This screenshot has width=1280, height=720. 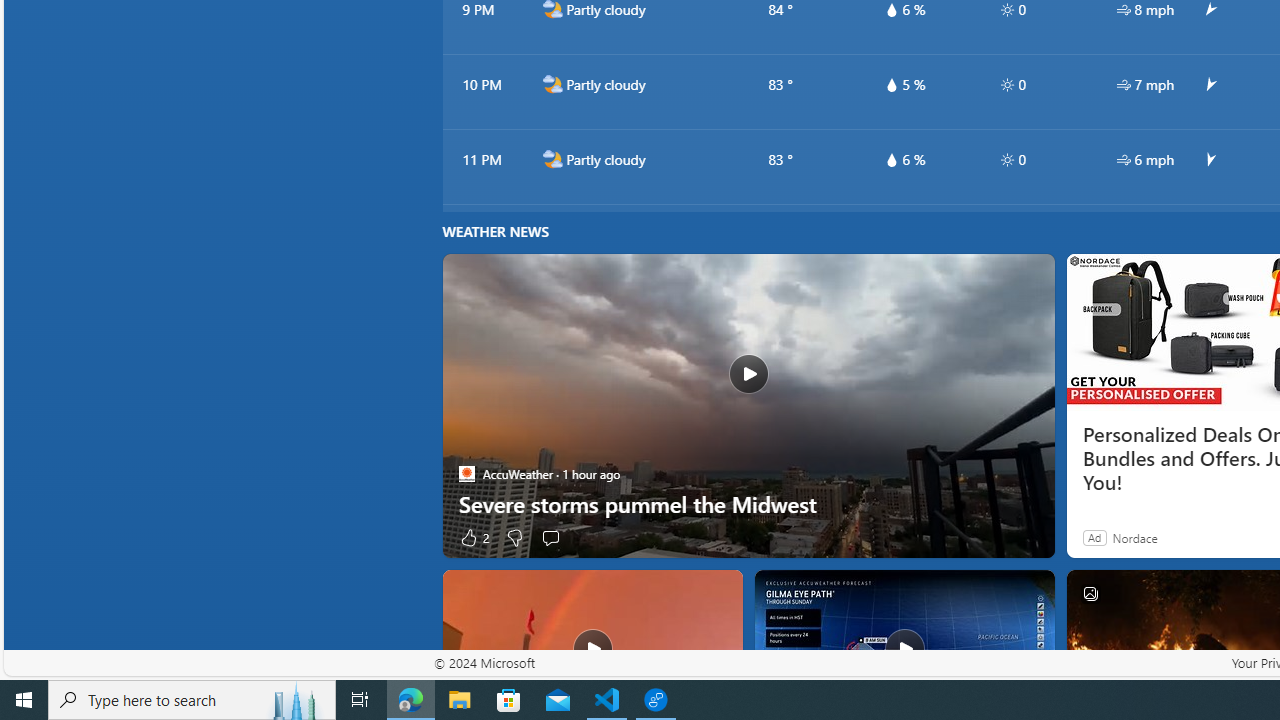 I want to click on 'Dislike', so click(x=514, y=536).